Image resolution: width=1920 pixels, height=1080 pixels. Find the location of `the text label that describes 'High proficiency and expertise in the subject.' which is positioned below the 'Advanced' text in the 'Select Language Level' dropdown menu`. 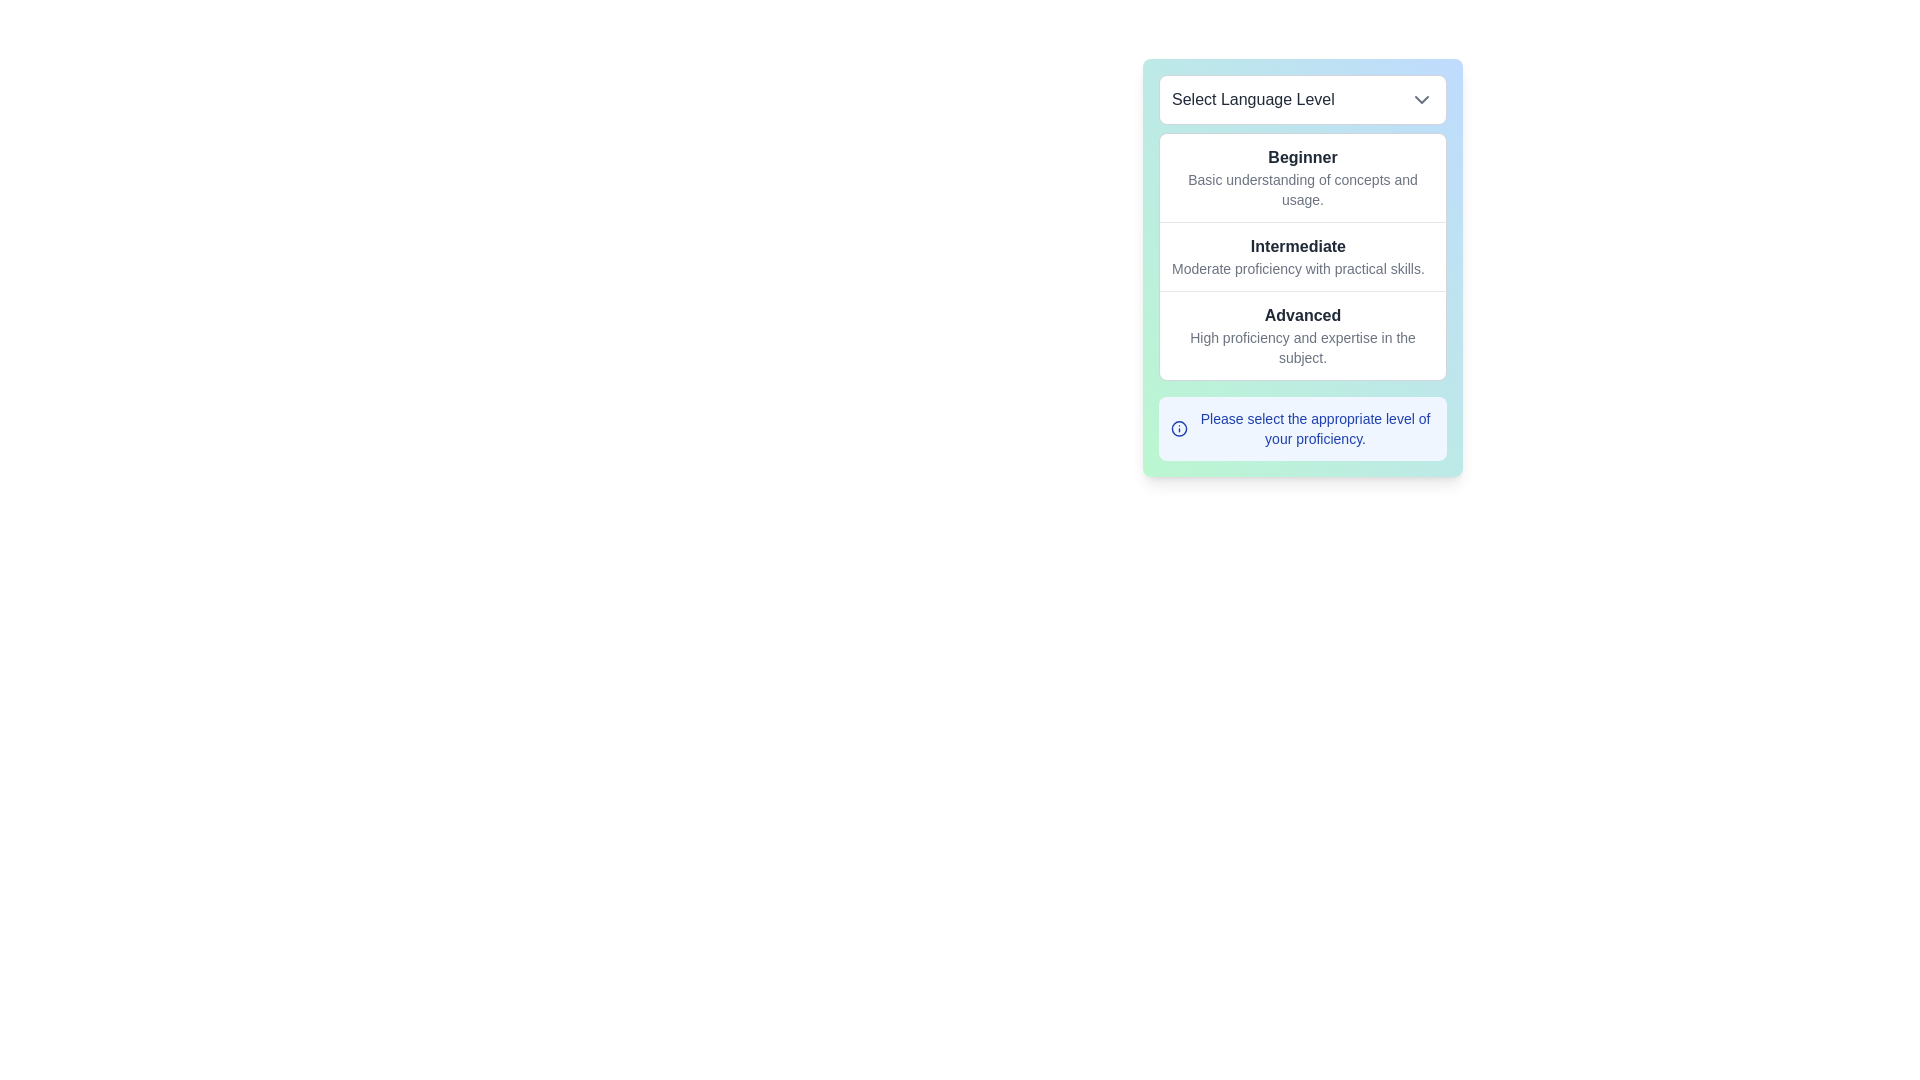

the text label that describes 'High proficiency and expertise in the subject.' which is positioned below the 'Advanced' text in the 'Select Language Level' dropdown menu is located at coordinates (1302, 346).